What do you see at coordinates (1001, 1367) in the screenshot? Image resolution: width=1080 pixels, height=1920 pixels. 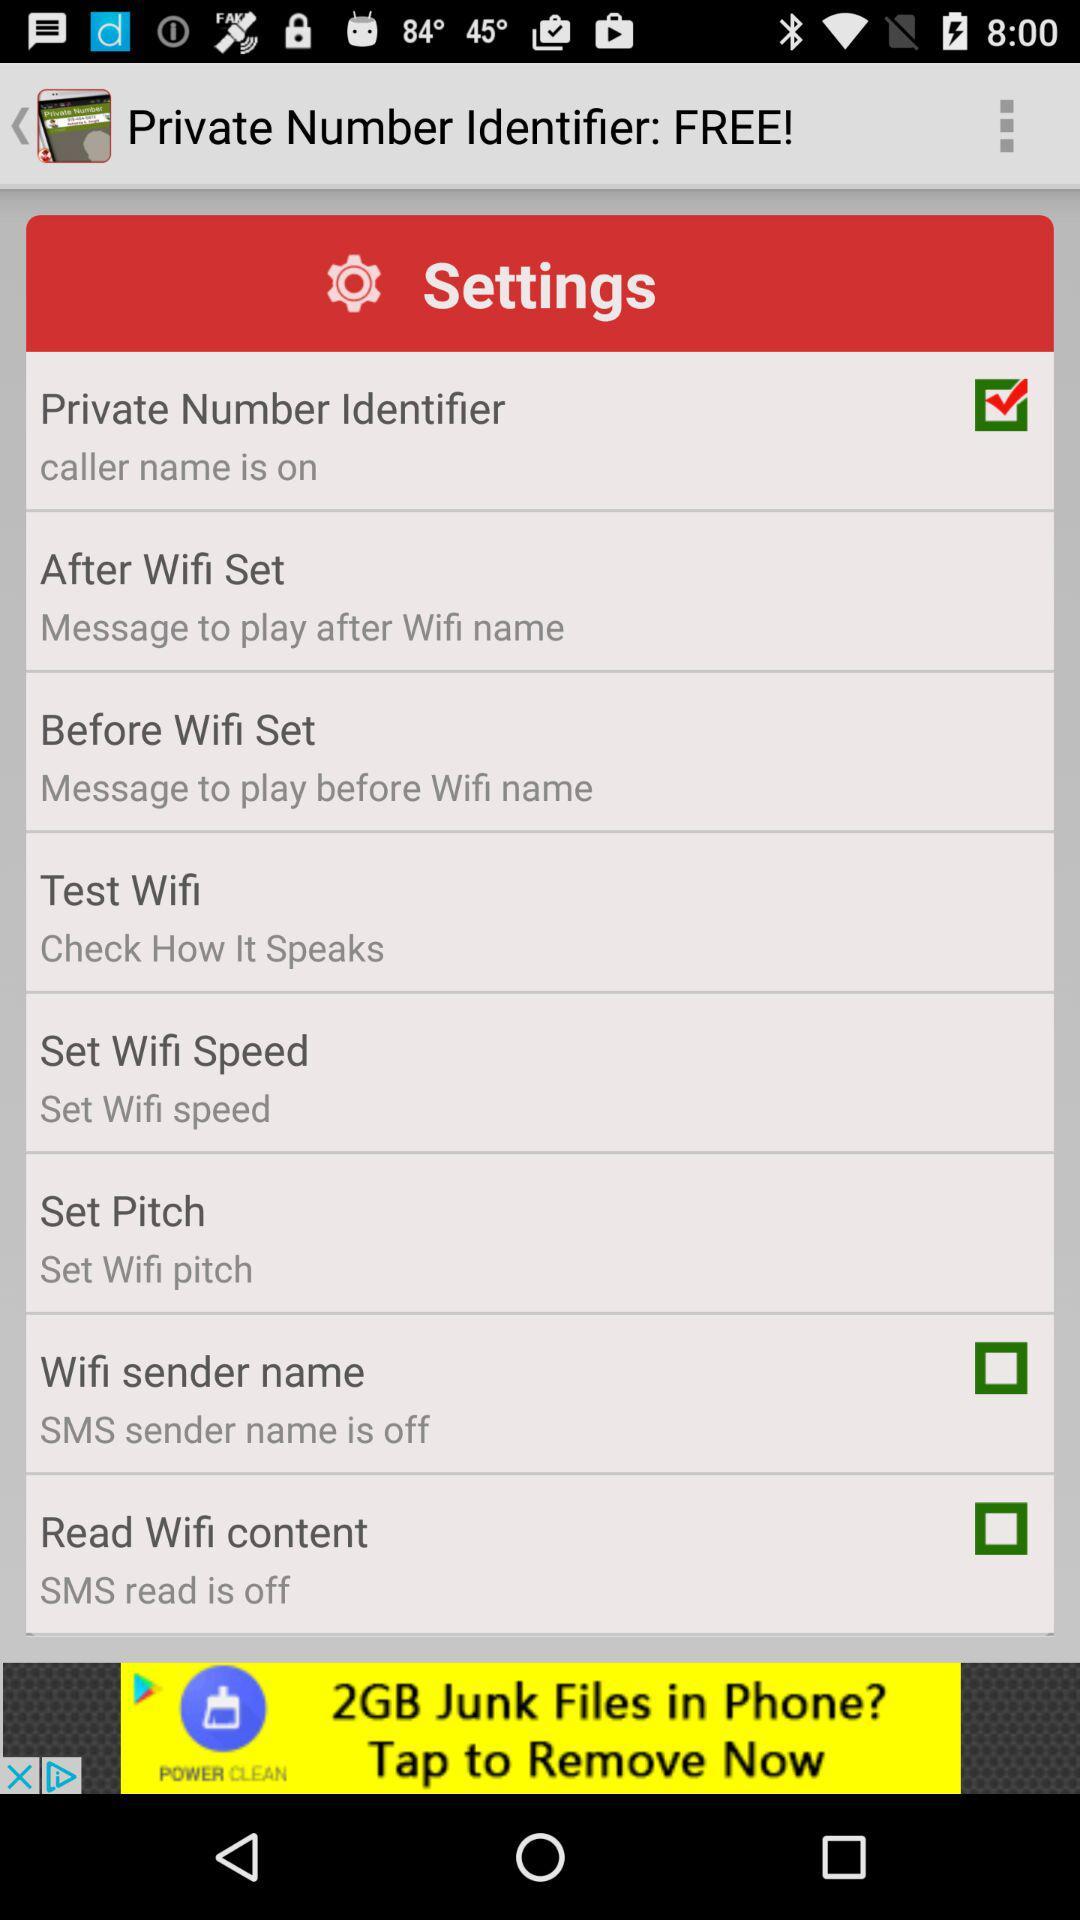 I see `mark item` at bounding box center [1001, 1367].